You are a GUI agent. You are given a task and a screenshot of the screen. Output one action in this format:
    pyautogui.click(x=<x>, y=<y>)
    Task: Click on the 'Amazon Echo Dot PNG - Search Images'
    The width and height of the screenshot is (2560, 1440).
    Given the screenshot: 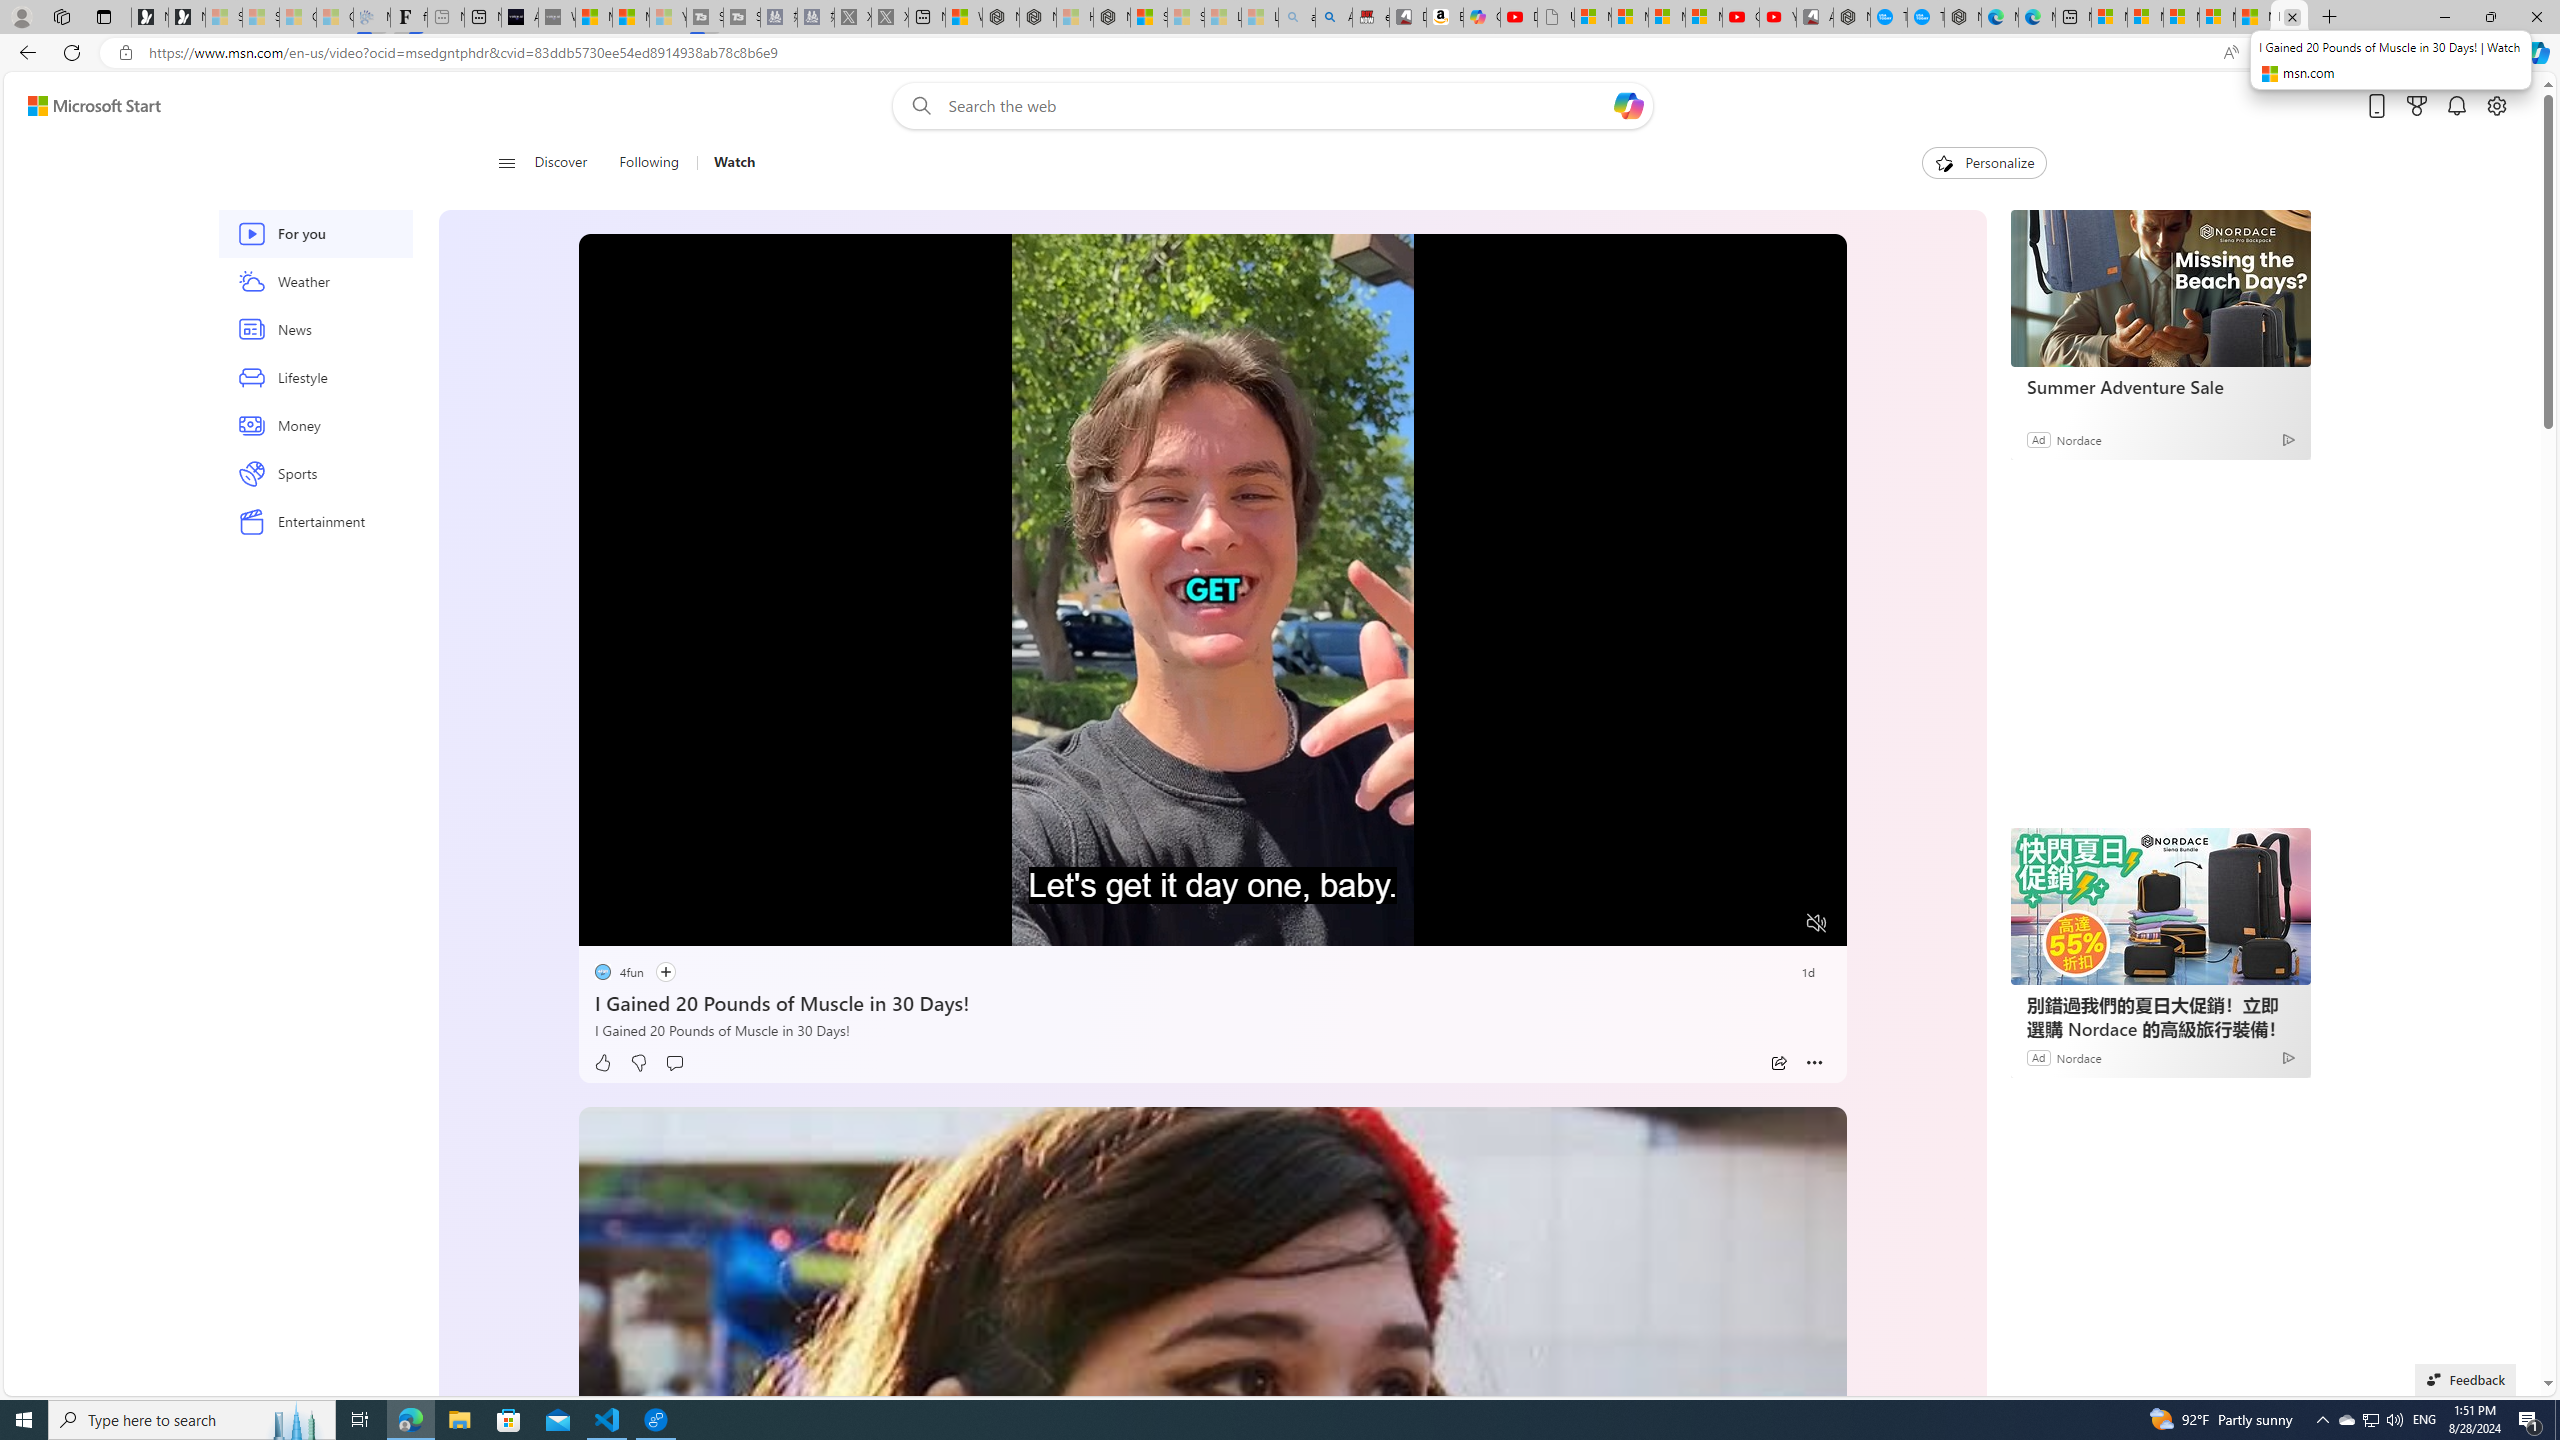 What is the action you would take?
    pyautogui.click(x=1334, y=16)
    